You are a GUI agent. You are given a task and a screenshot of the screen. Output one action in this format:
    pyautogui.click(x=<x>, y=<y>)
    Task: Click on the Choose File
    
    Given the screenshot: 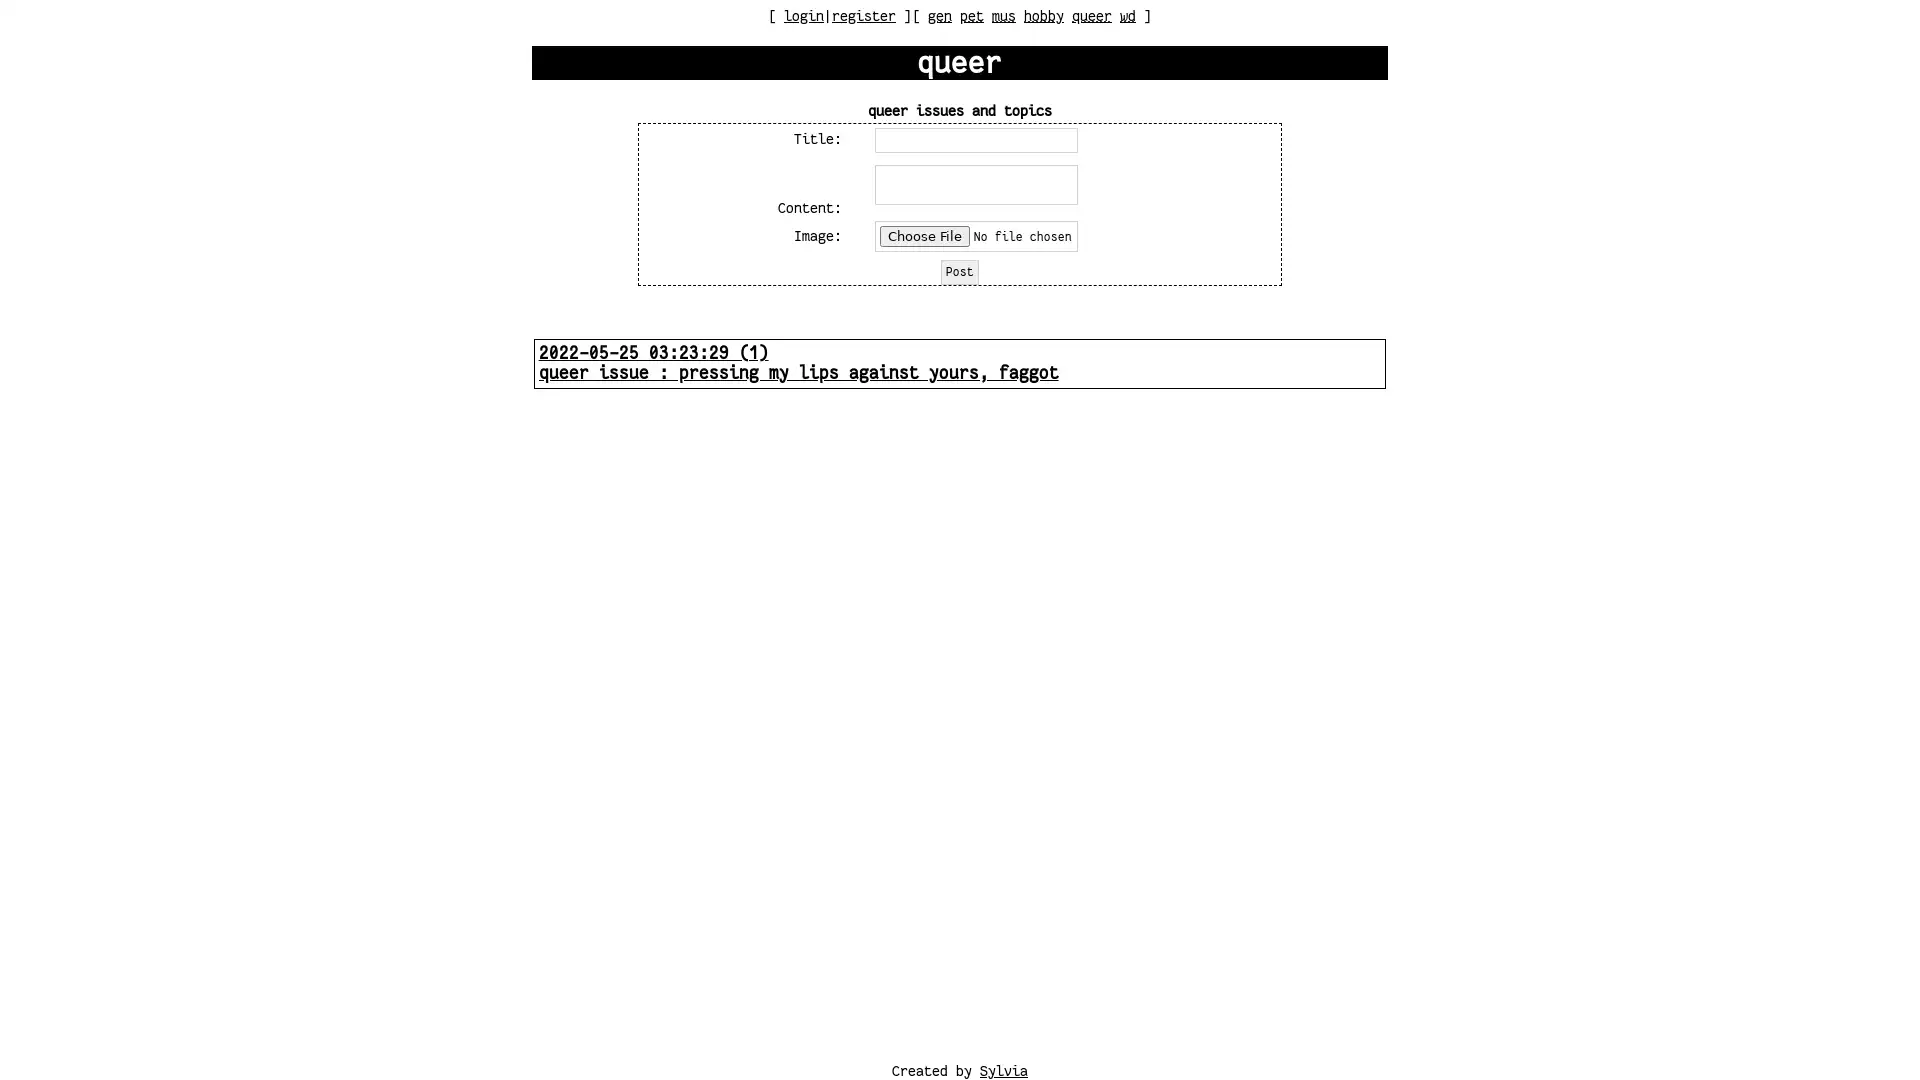 What is the action you would take?
    pyautogui.click(x=924, y=234)
    